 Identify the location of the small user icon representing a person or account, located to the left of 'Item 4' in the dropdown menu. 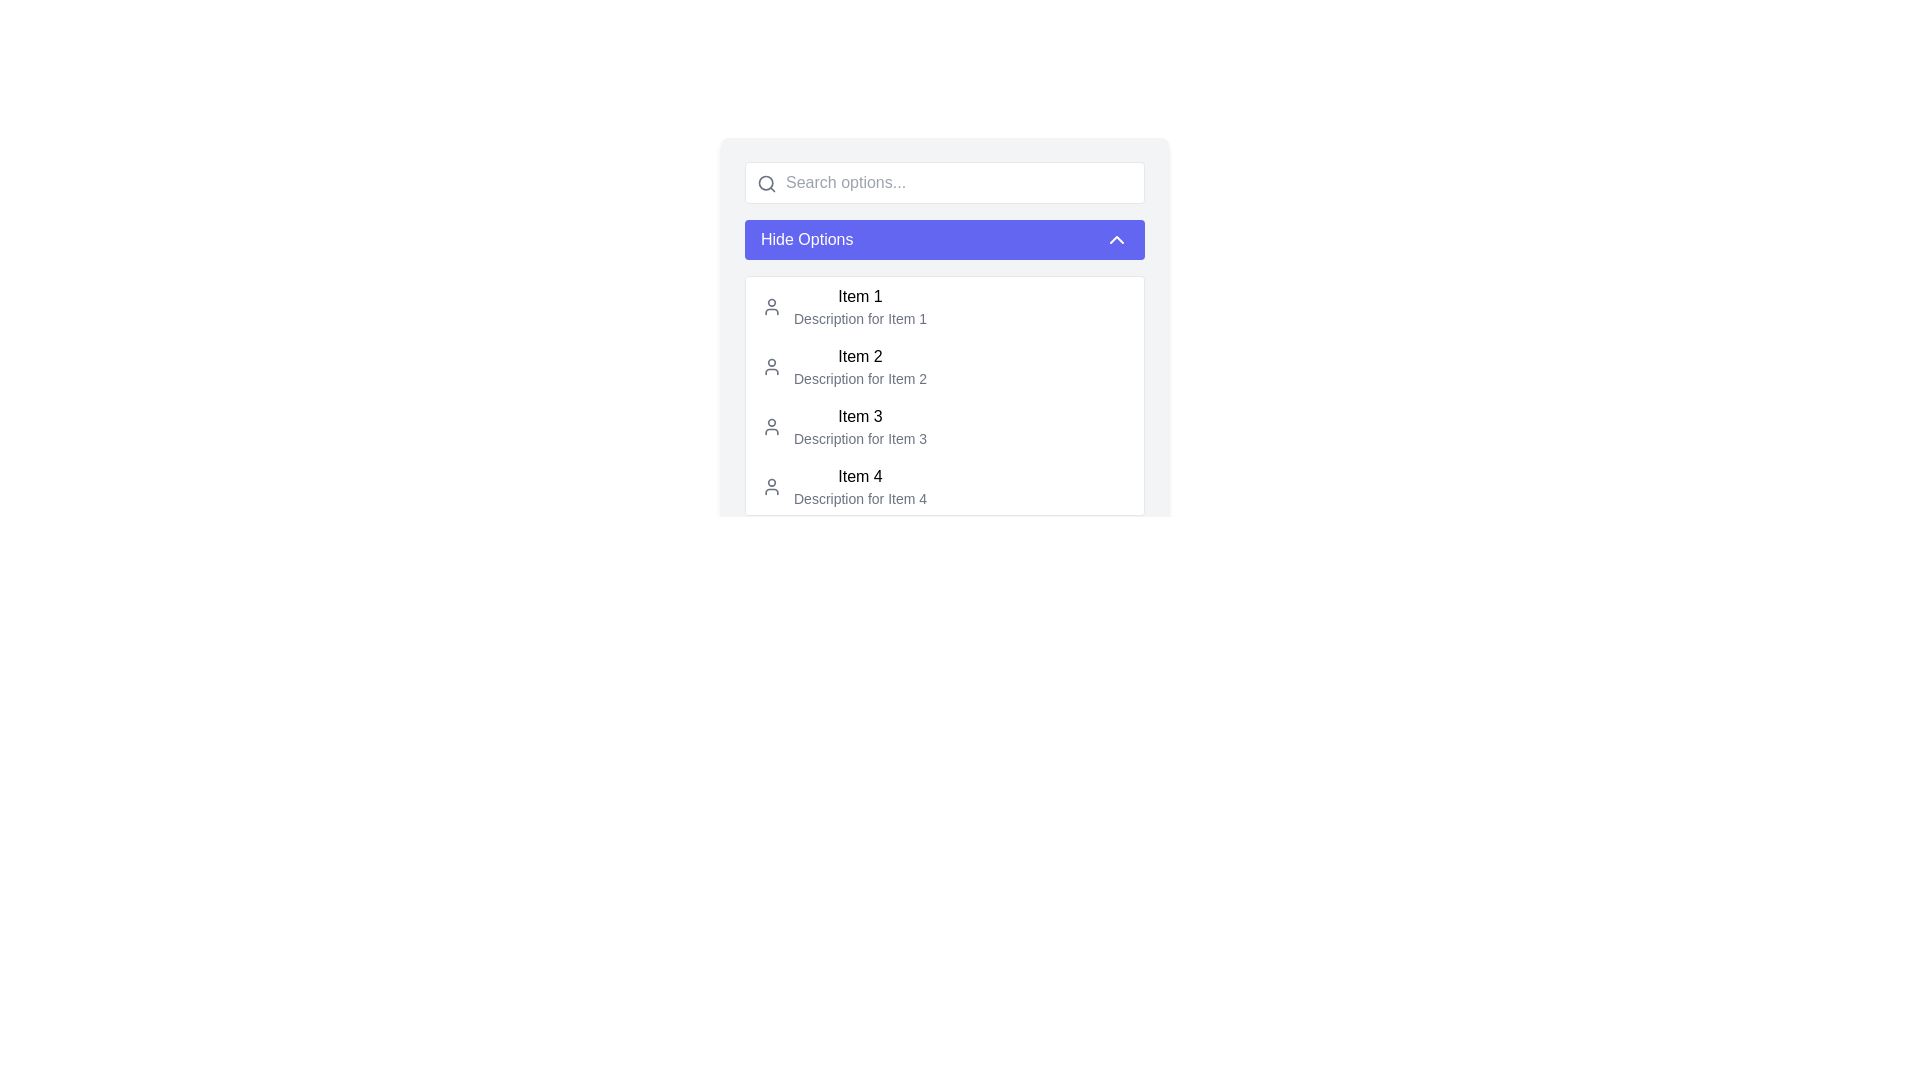
(771, 486).